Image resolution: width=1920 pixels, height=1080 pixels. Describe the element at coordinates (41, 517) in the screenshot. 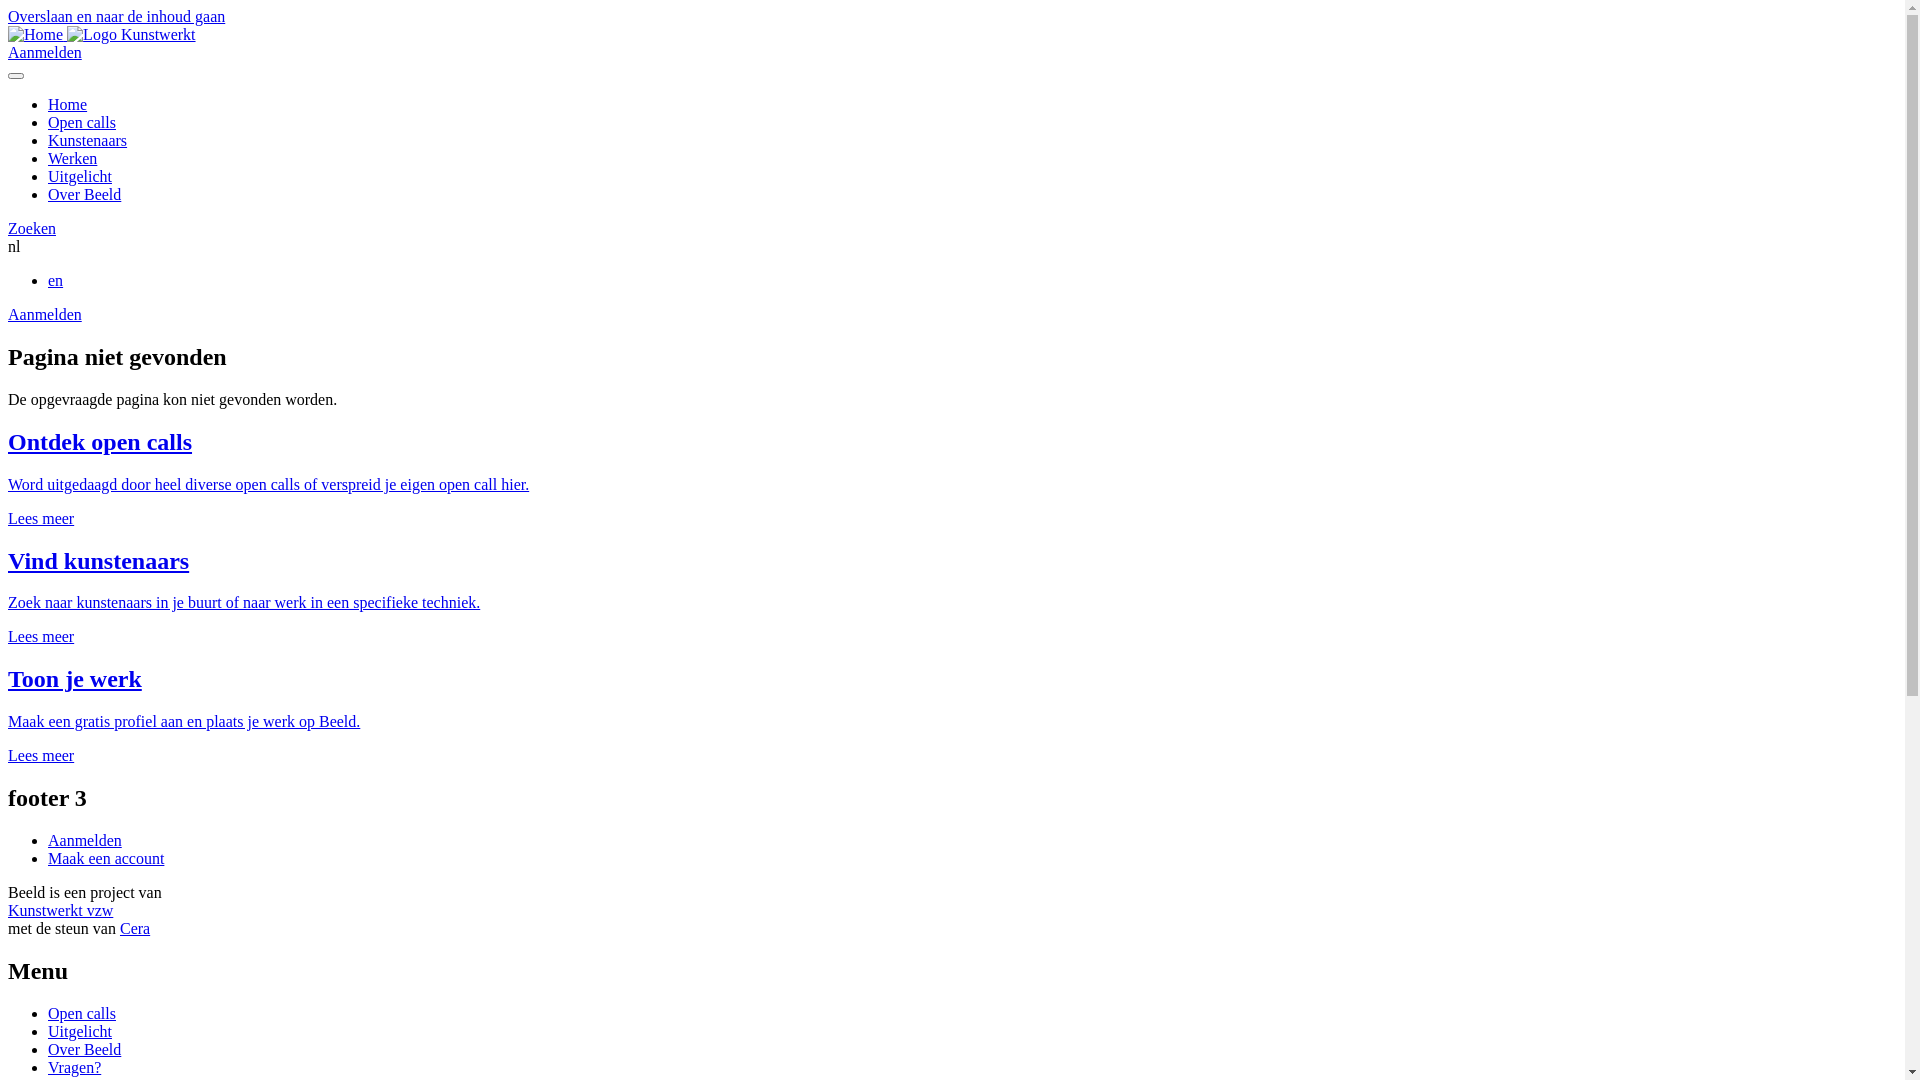

I see `'Lees meer'` at that location.